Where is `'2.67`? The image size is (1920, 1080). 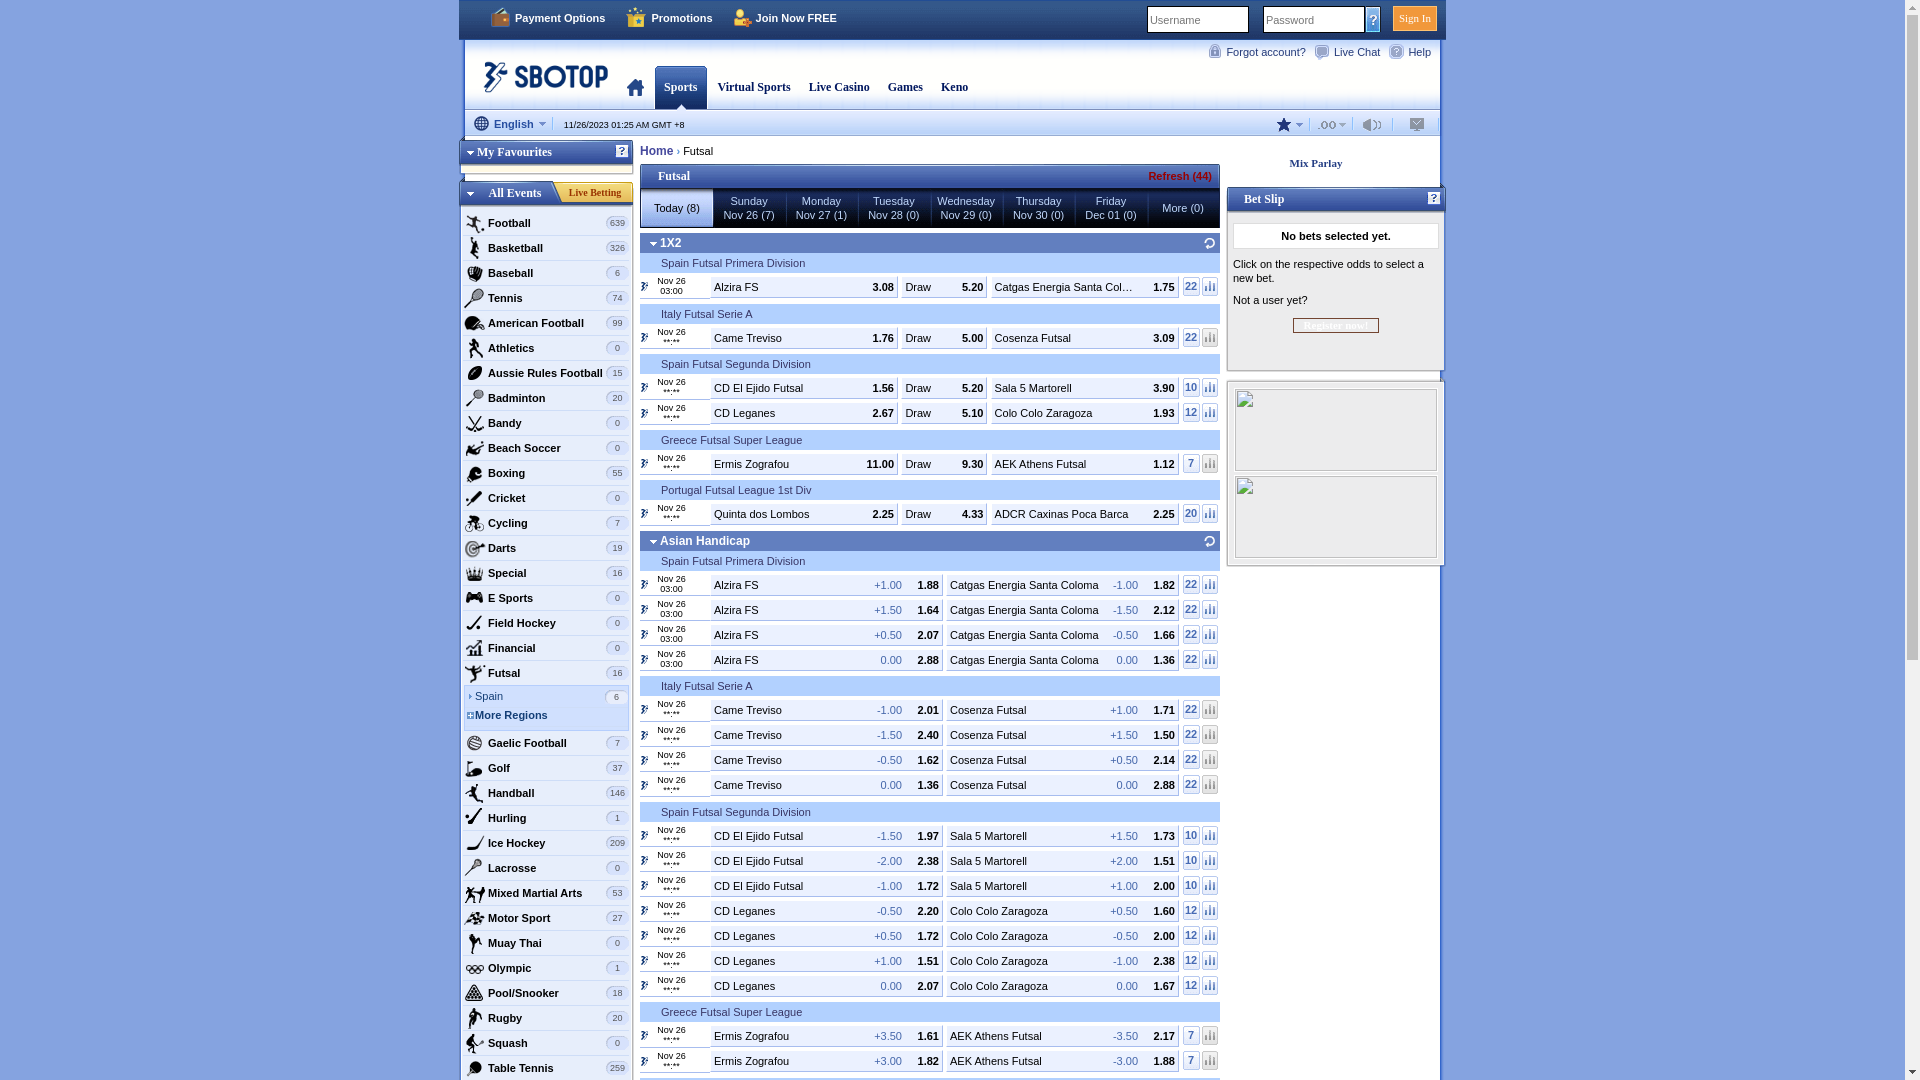
'2.67 is located at coordinates (804, 411).